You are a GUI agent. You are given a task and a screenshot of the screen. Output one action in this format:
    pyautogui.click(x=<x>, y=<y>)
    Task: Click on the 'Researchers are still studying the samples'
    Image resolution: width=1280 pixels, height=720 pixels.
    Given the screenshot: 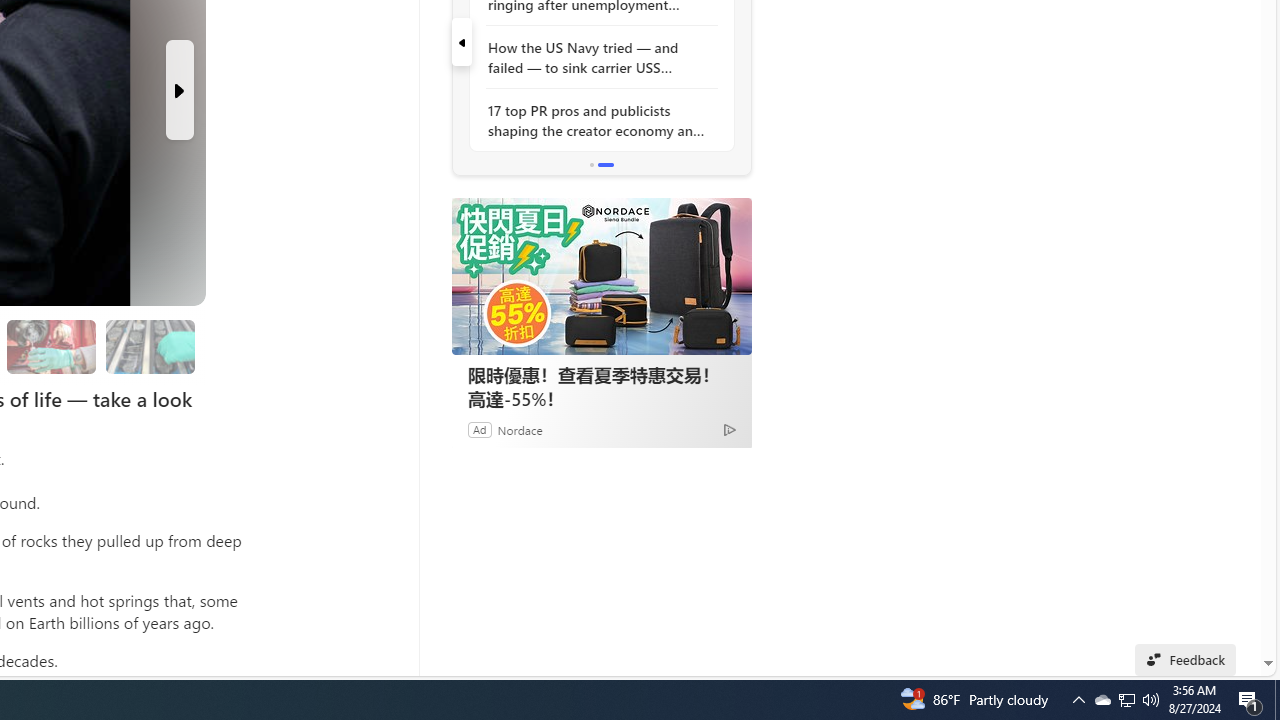 What is the action you would take?
    pyautogui.click(x=149, y=346)
    